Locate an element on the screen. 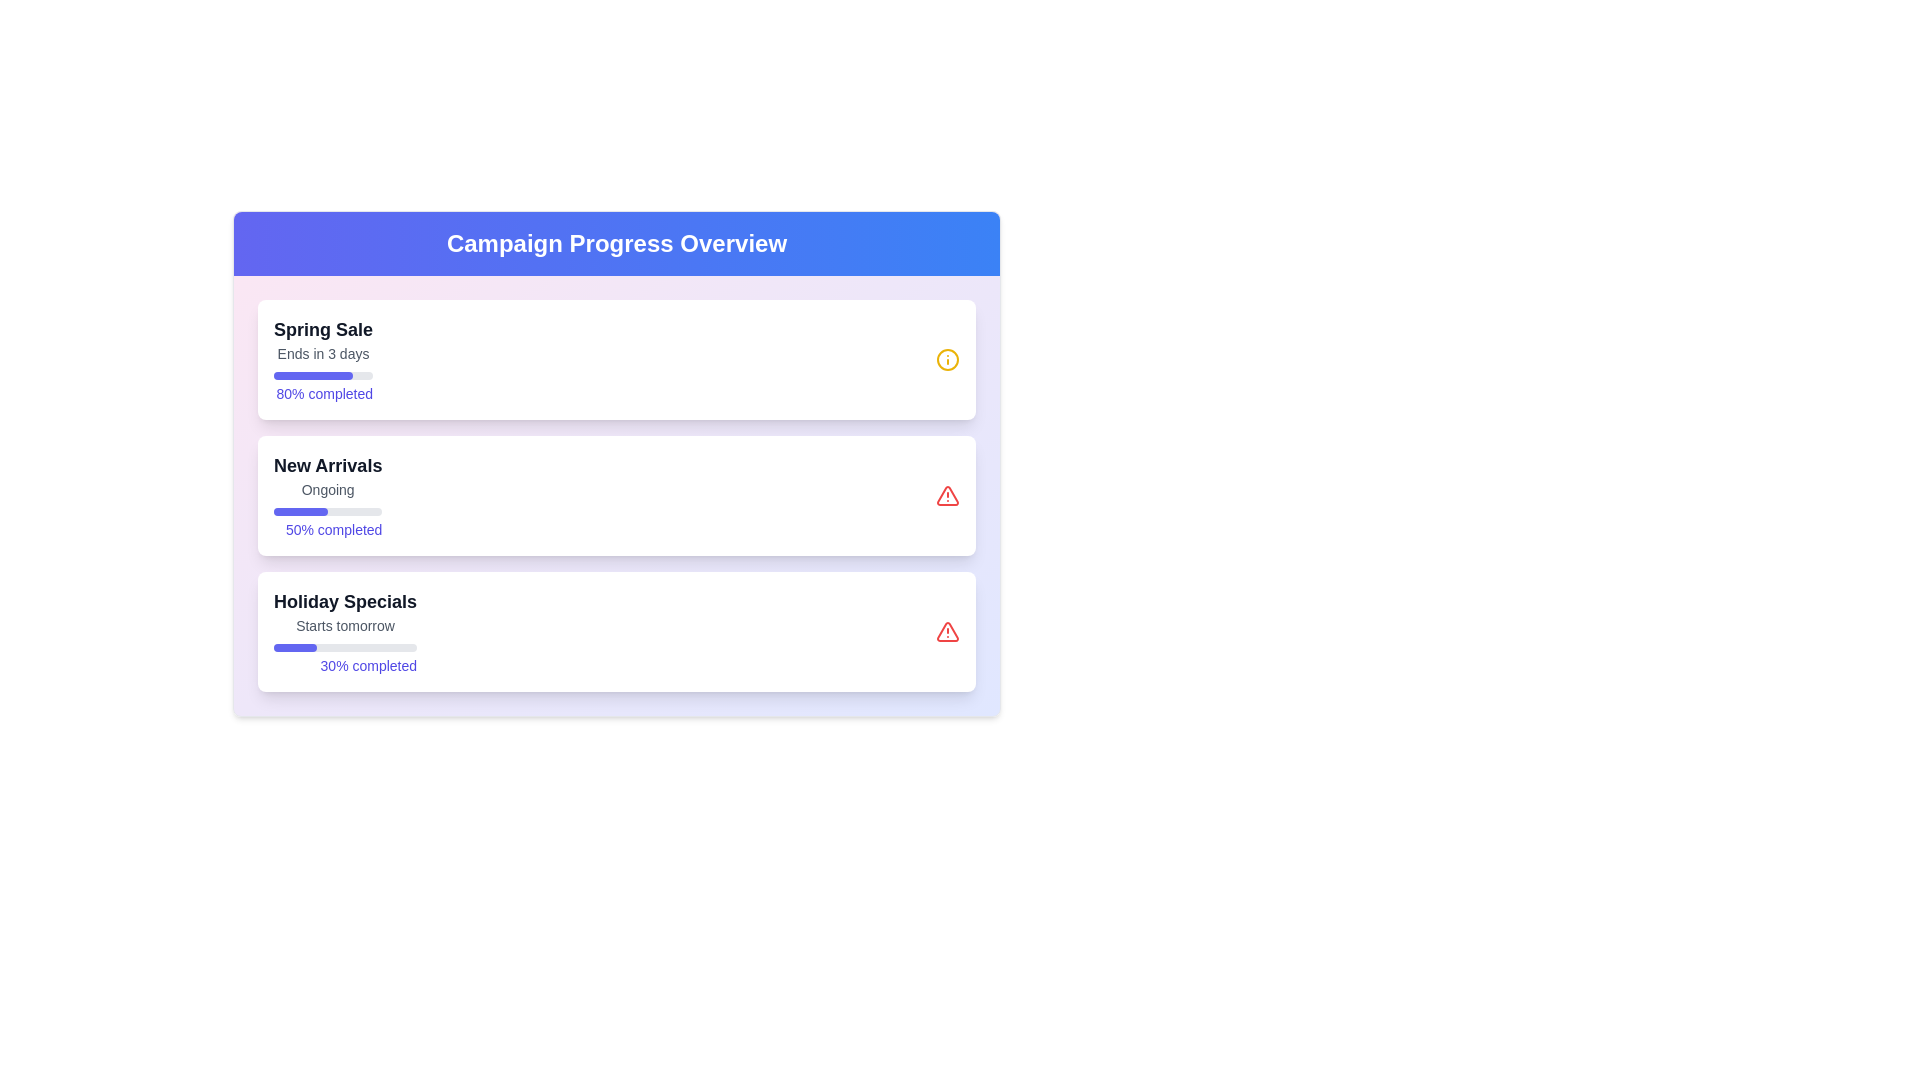  the decorative vector shape, which is a circular element with a yellow outline located at the top right corner of the first list item in the main content section is located at coordinates (947, 358).